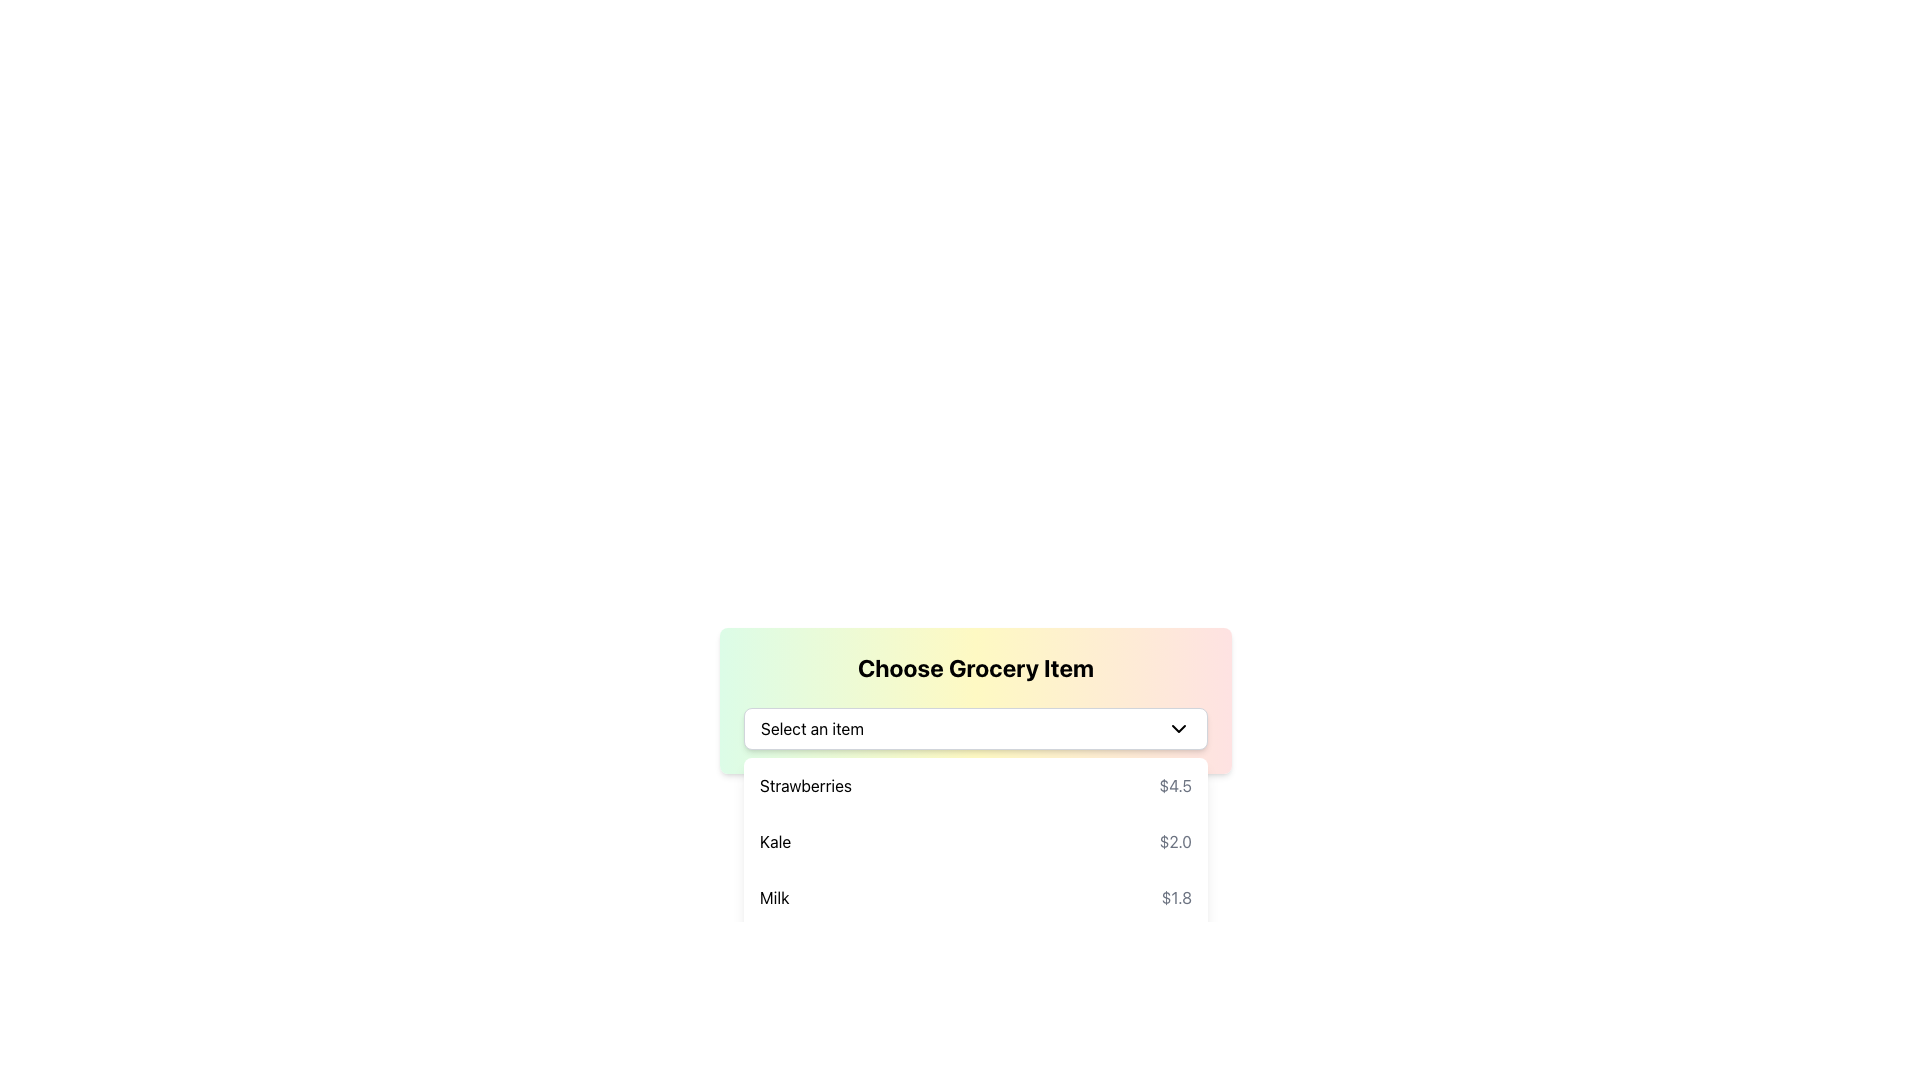 Image resolution: width=1920 pixels, height=1080 pixels. I want to click on the Text Label that prompts the user to make a selection from the dropdown menu to focus it, so click(812, 729).